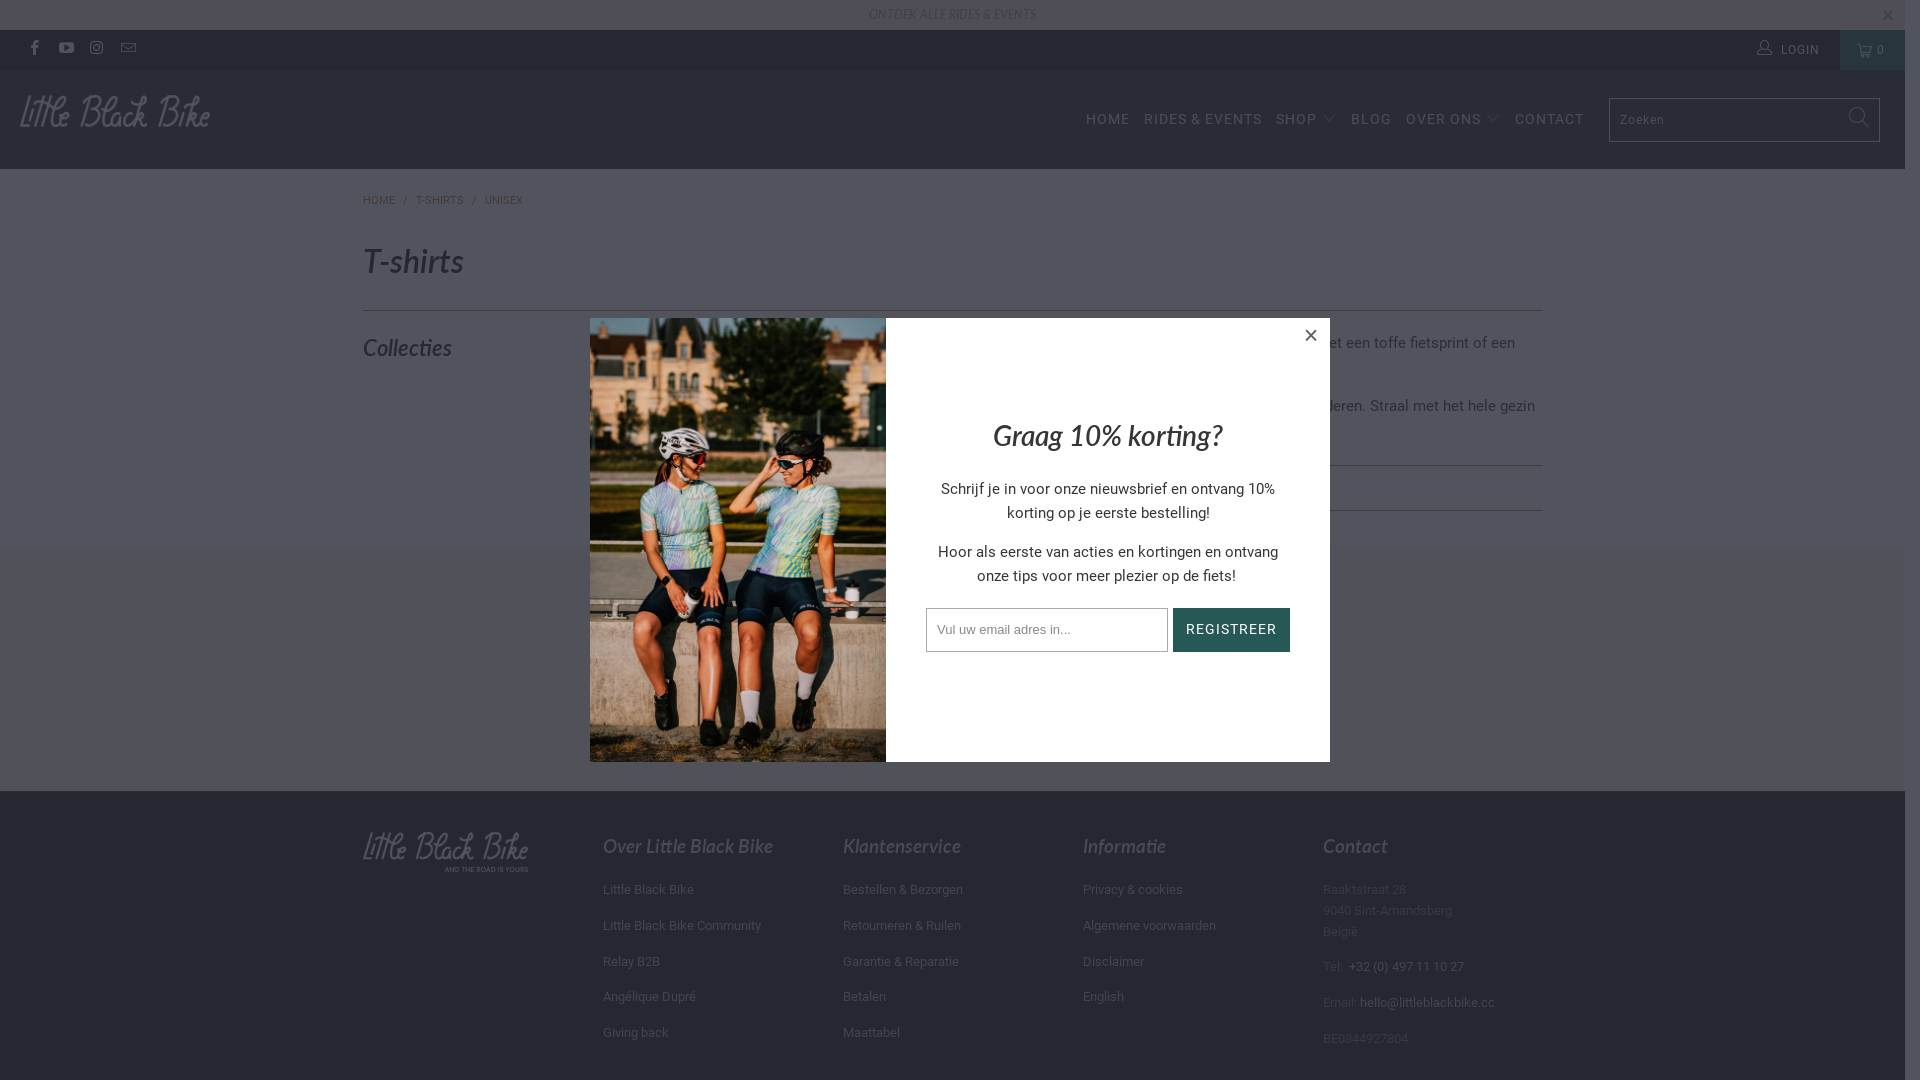 This screenshot has width=1920, height=1080. I want to click on 'BLOG', so click(1370, 119).